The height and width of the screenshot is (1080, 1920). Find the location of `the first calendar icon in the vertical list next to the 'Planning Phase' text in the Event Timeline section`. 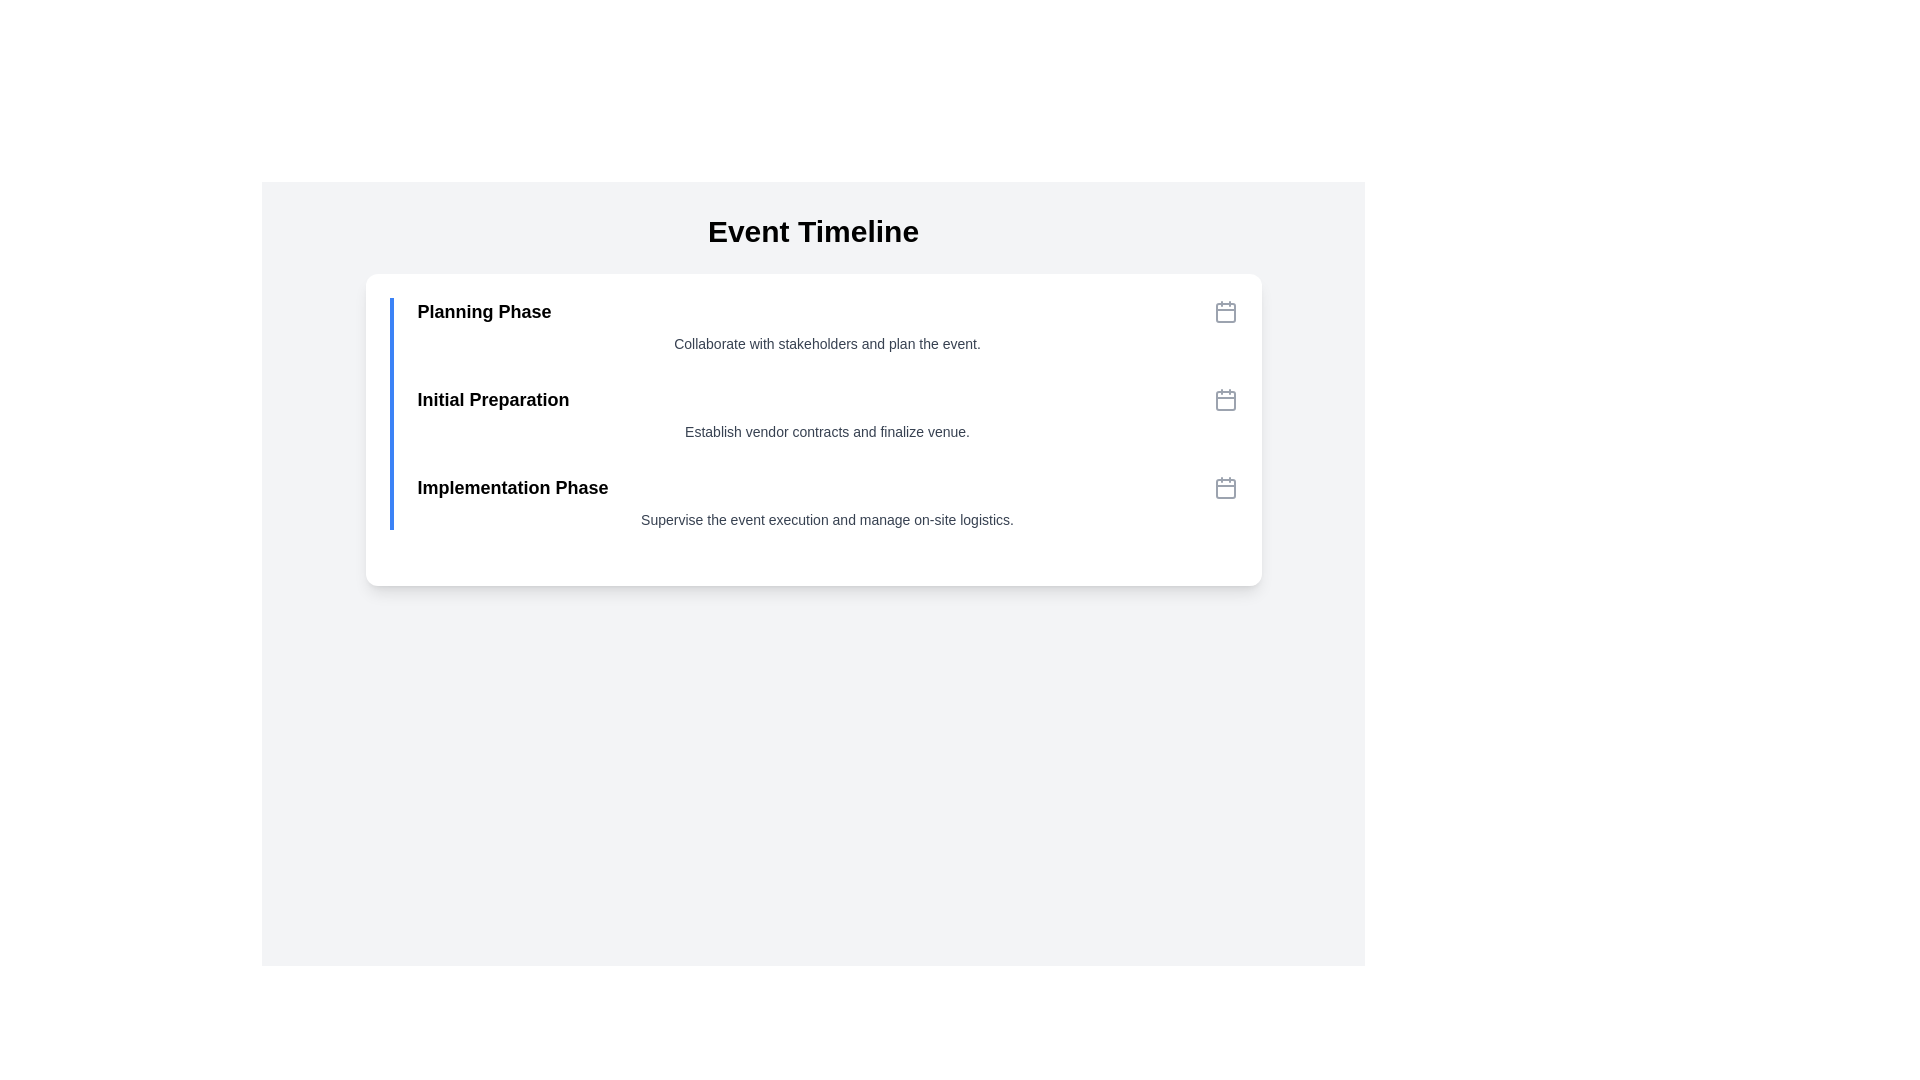

the first calendar icon in the vertical list next to the 'Planning Phase' text in the Event Timeline section is located at coordinates (1224, 312).